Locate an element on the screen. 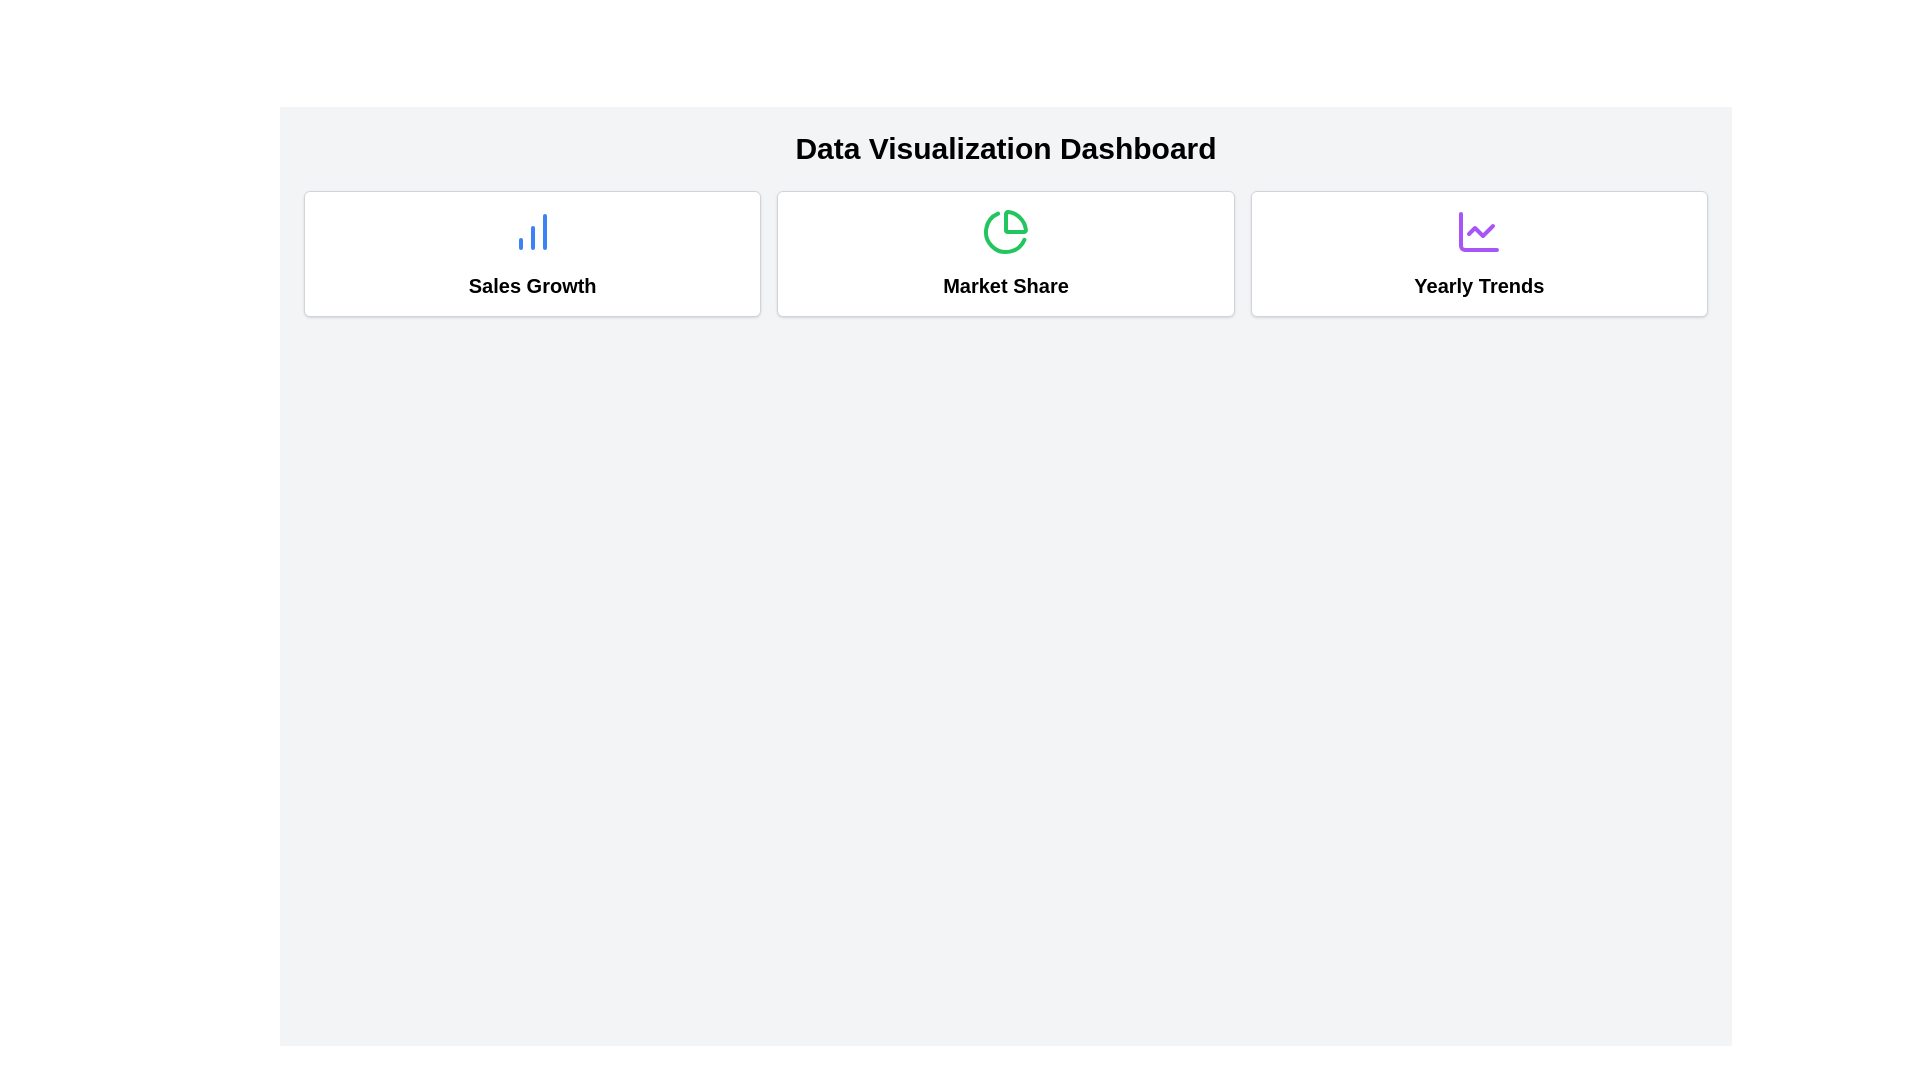  the label indicating the category or theme represented by the graphical pie chart icon above it, located in the central box of the 3-column layout is located at coordinates (1006, 285).